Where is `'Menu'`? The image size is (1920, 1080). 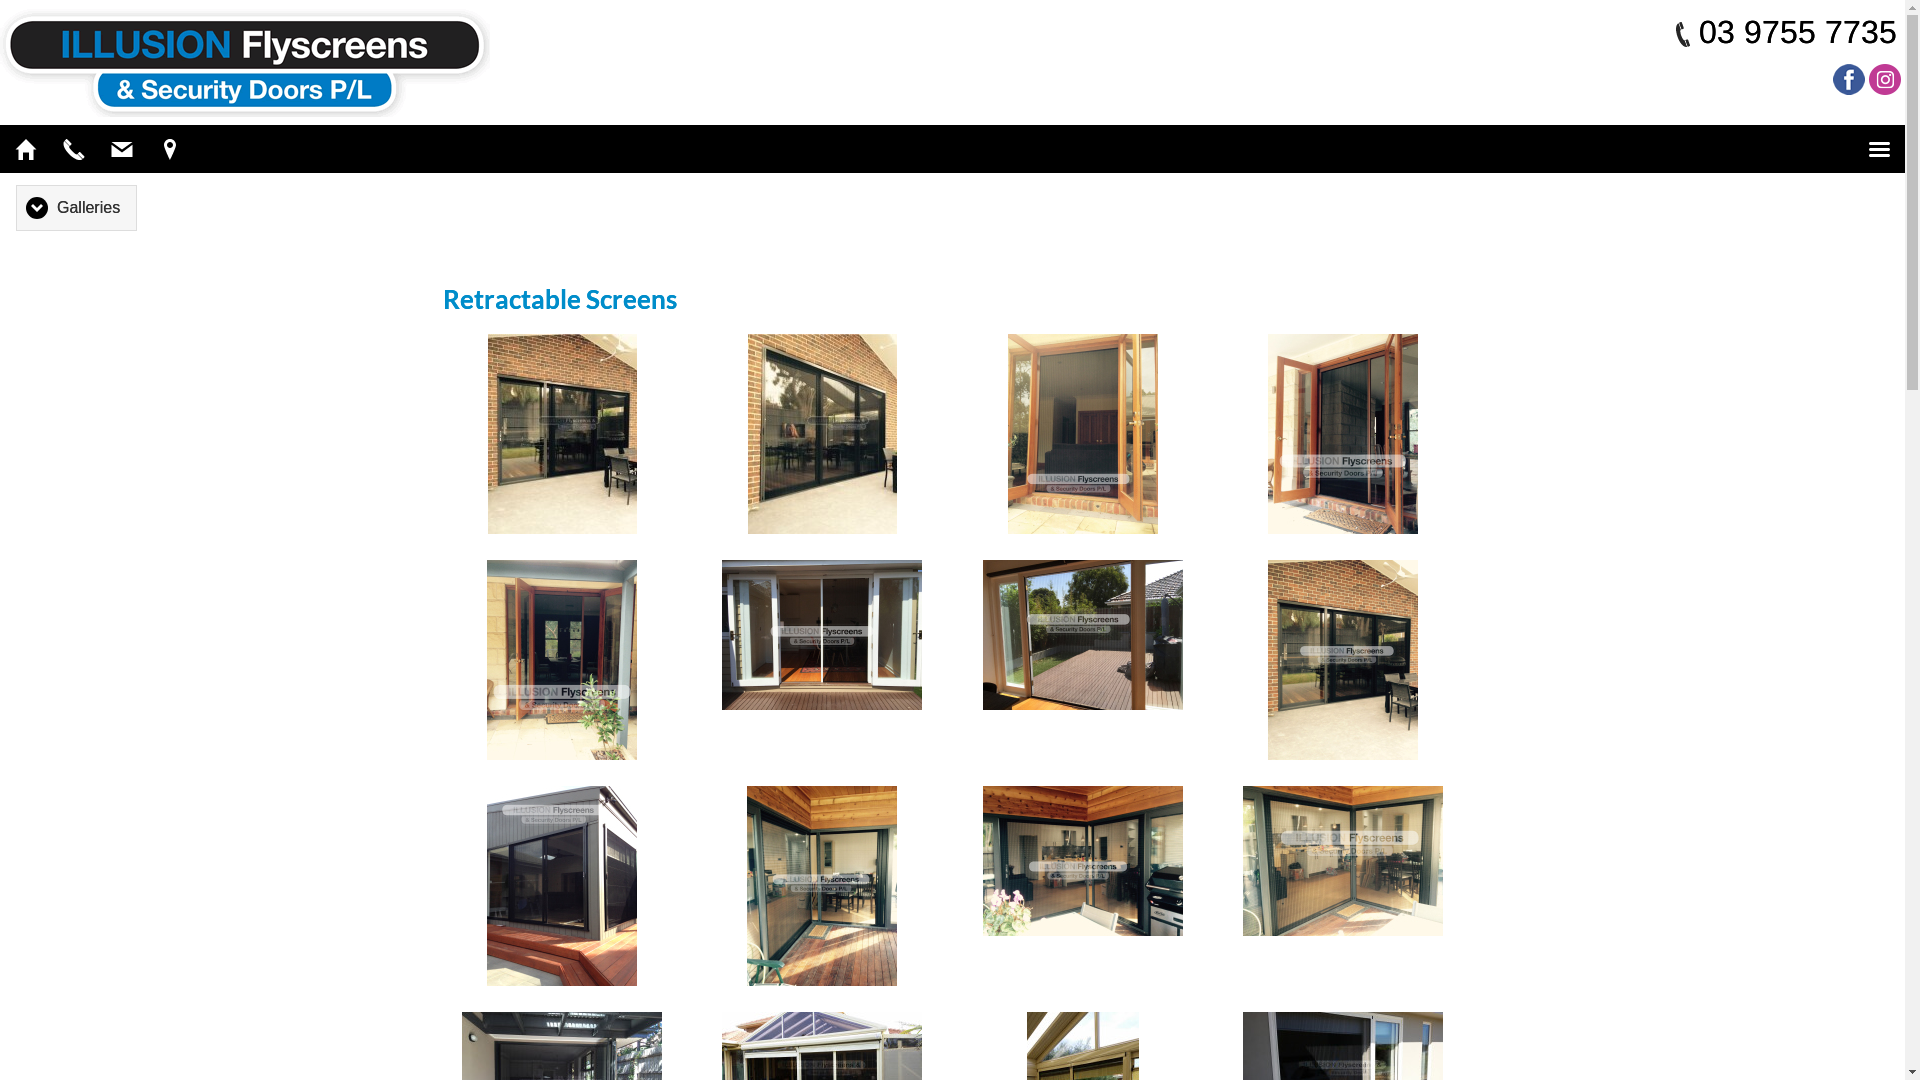
'Menu' is located at coordinates (1877, 148).